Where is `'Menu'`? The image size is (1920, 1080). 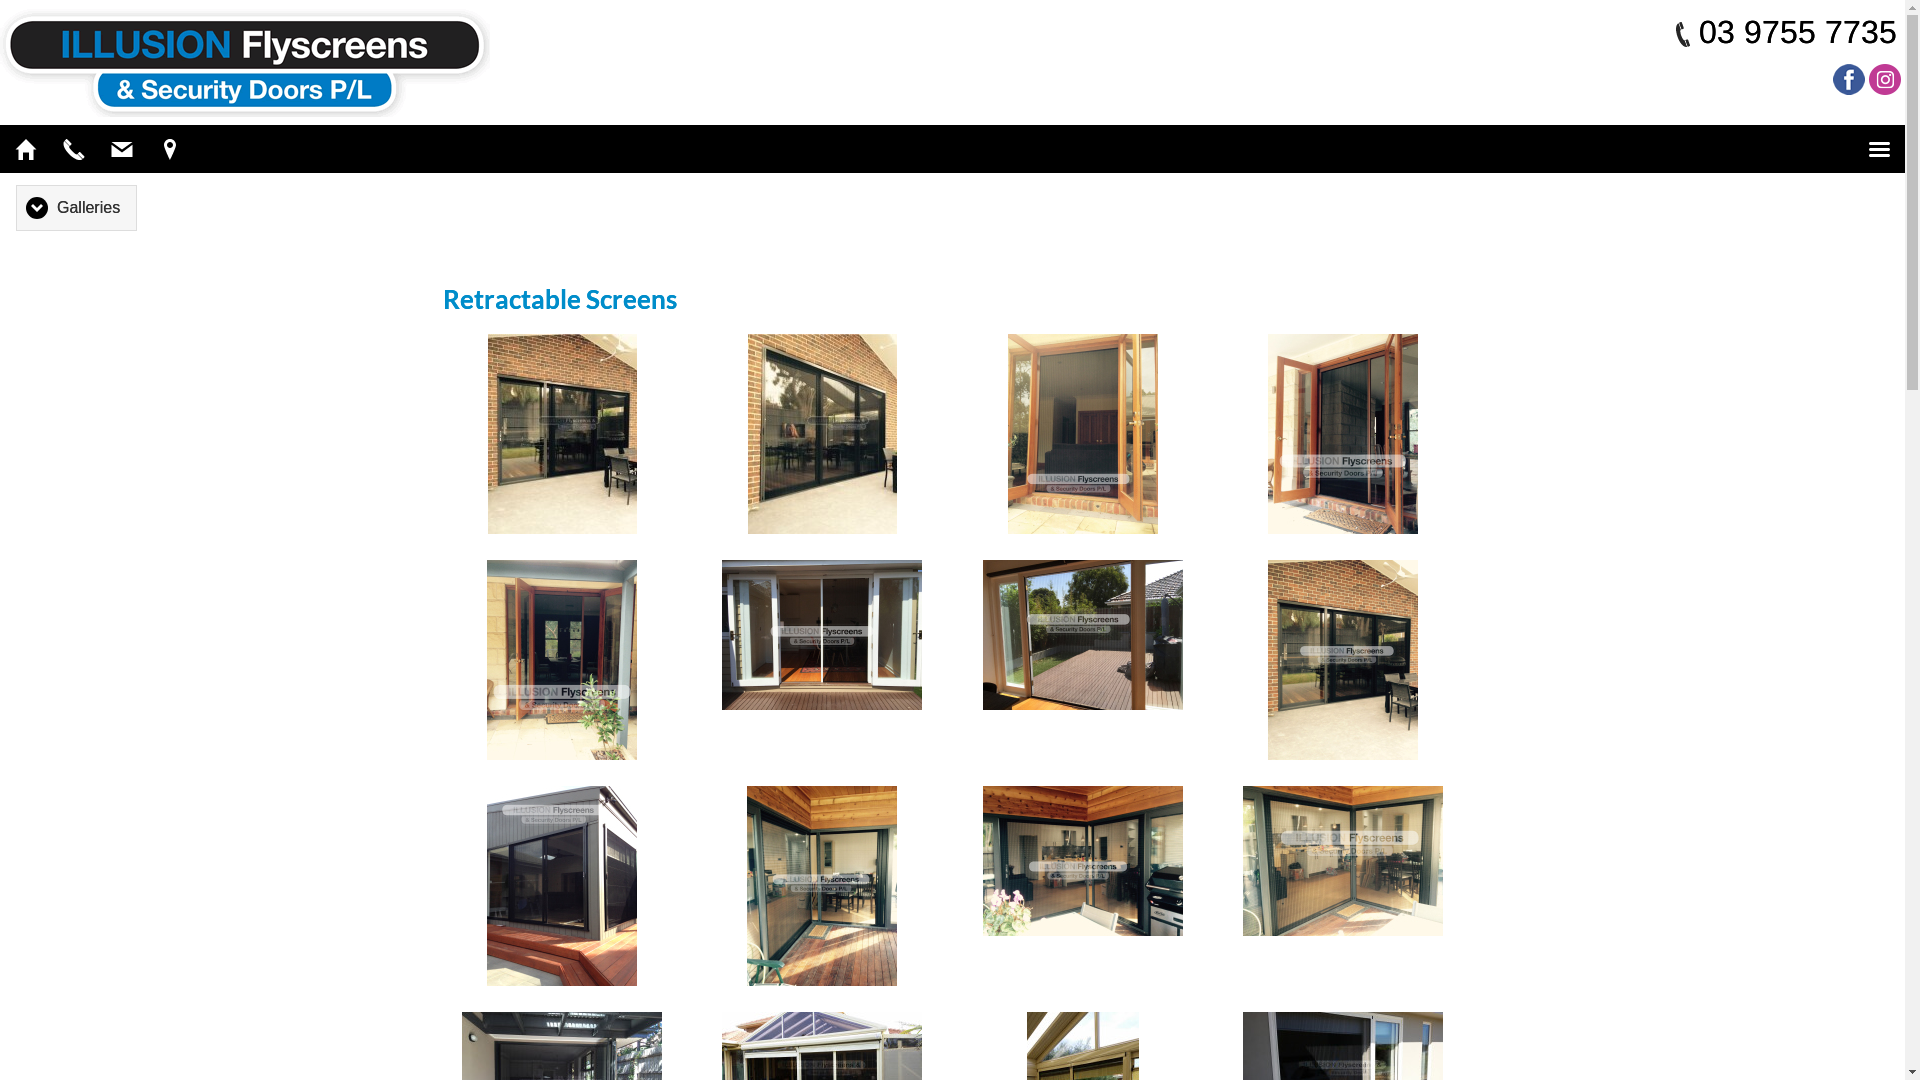
'Menu' is located at coordinates (1877, 148).